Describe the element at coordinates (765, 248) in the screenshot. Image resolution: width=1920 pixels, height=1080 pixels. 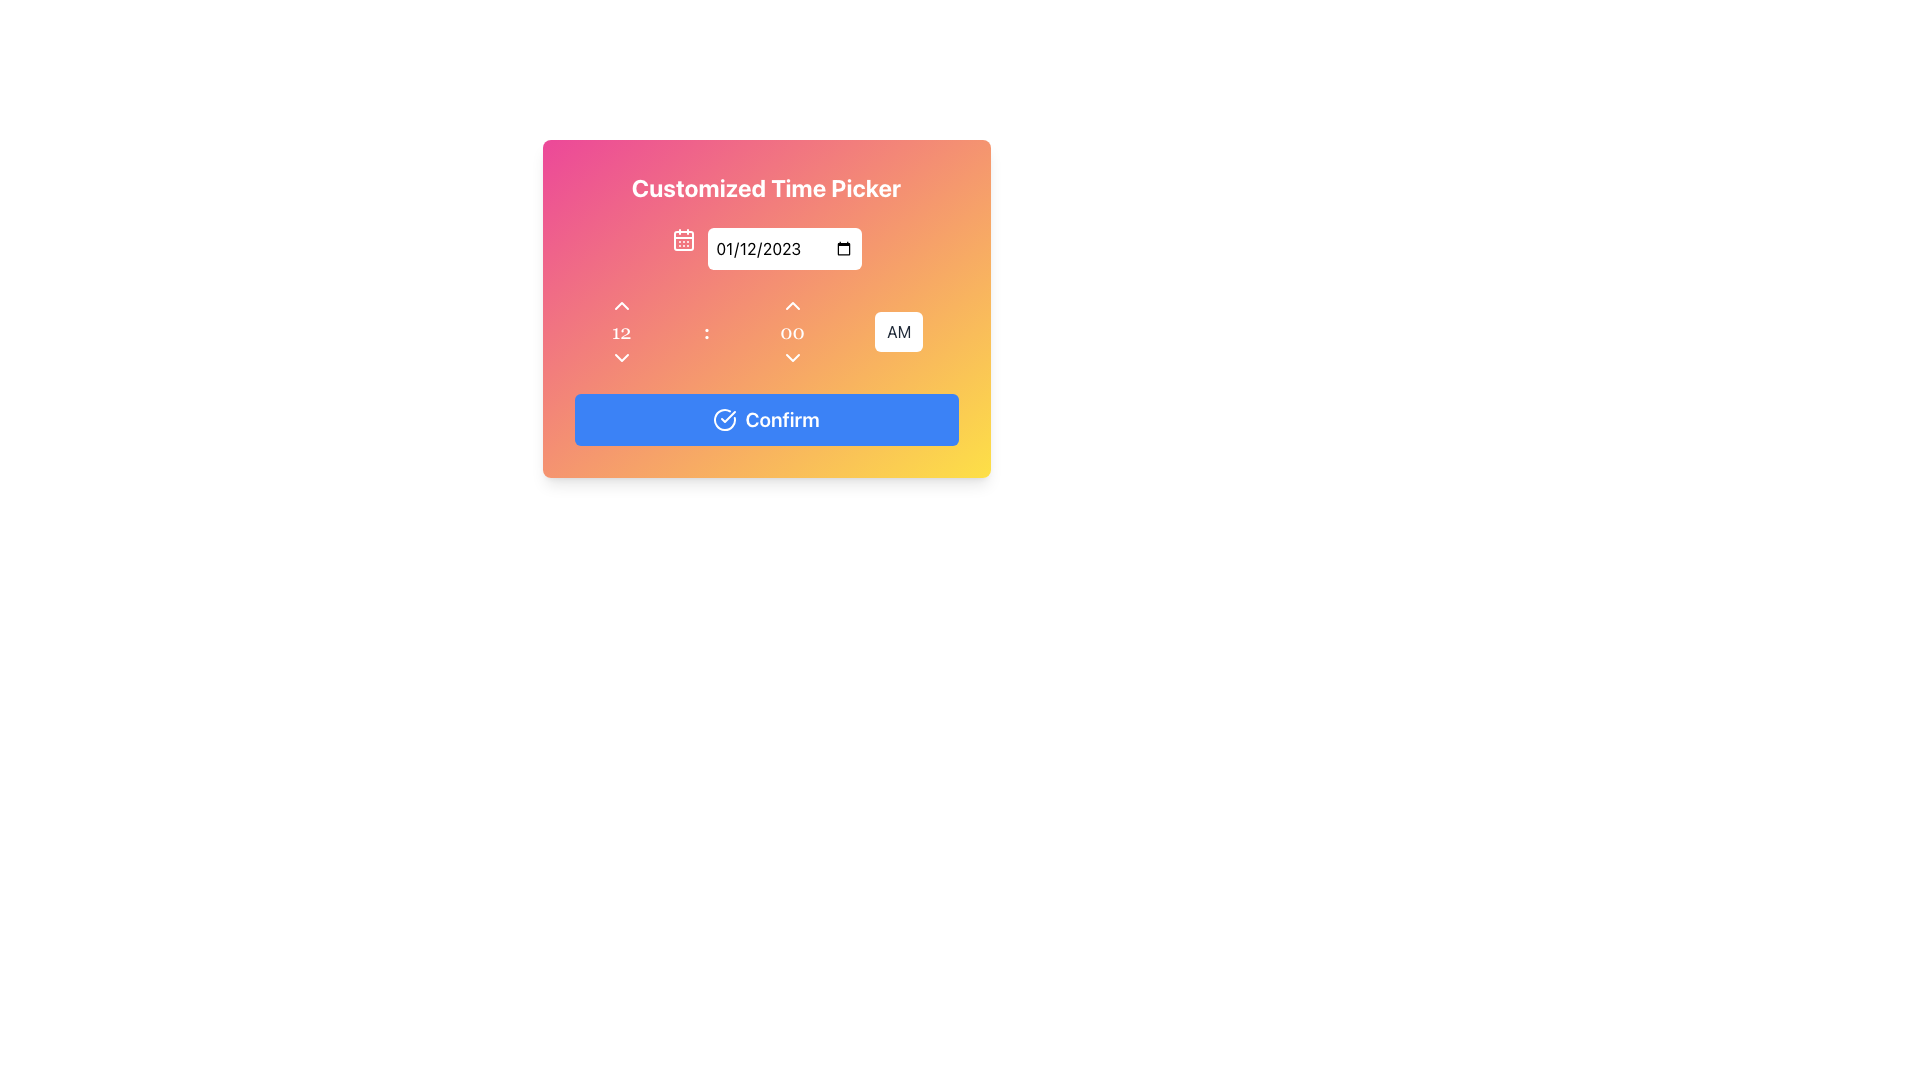
I see `the input field of the date picker` at that location.